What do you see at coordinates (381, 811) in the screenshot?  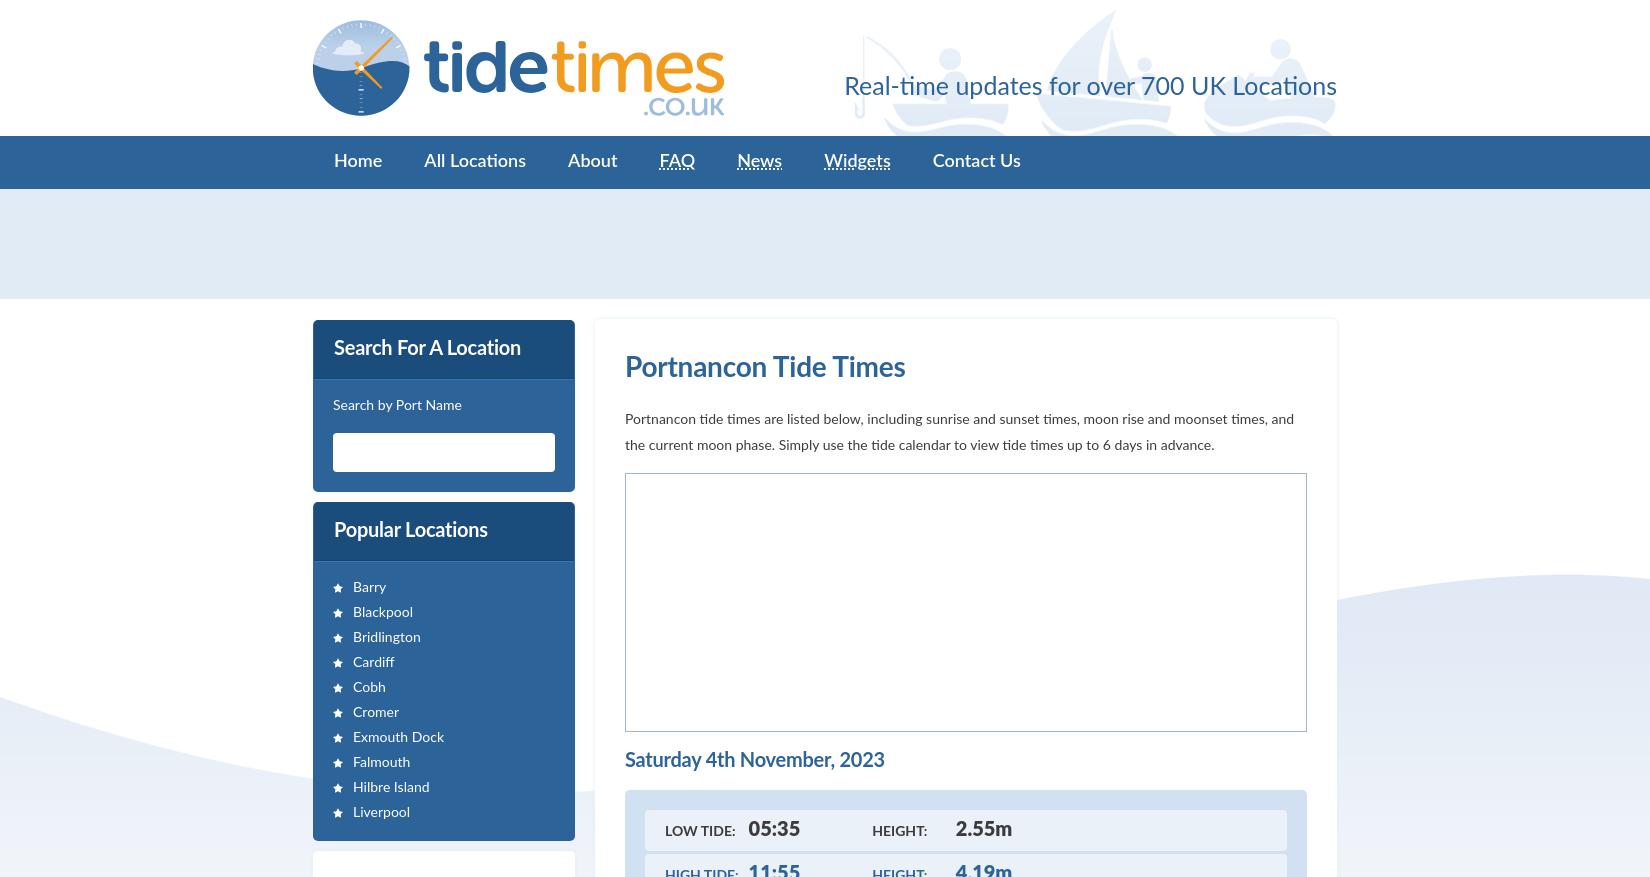 I see `'Liverpool'` at bounding box center [381, 811].